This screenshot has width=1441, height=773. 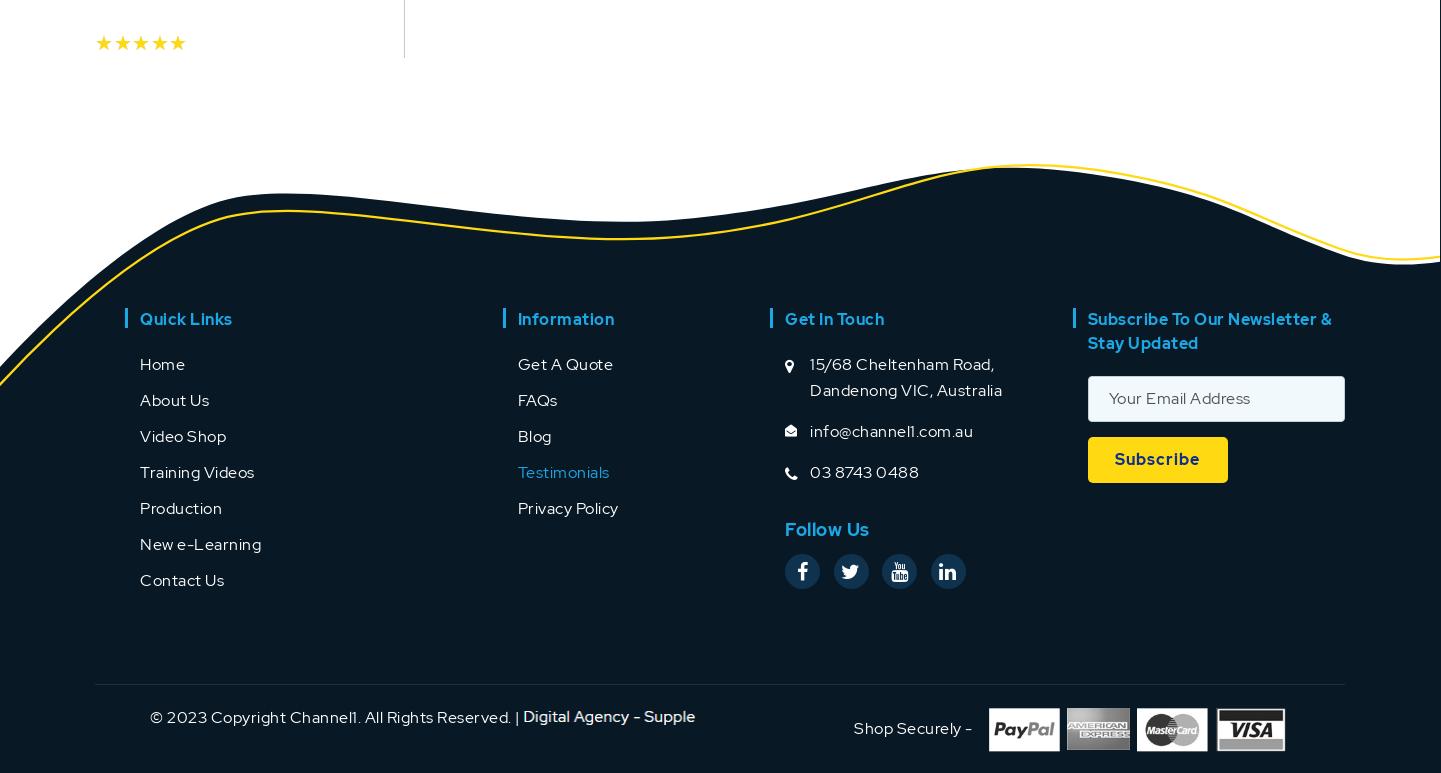 I want to click on 'Quick Links', so click(x=186, y=317).